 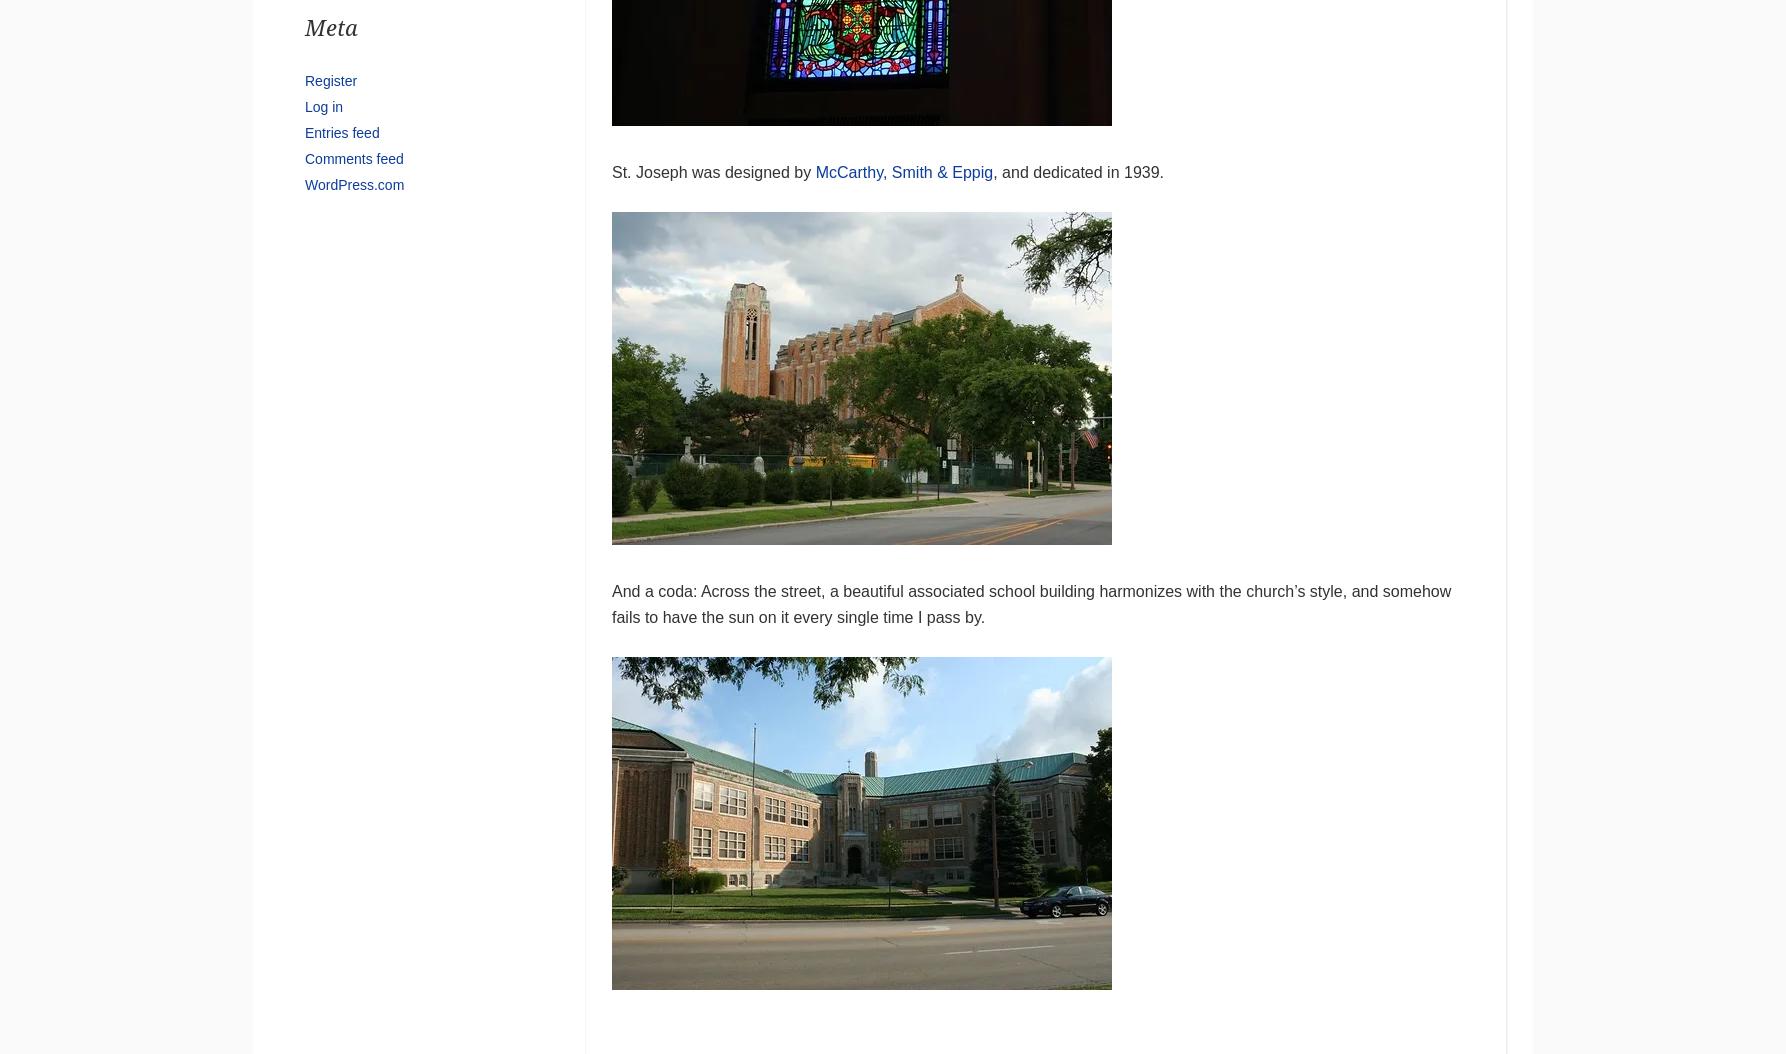 What do you see at coordinates (813, 170) in the screenshot?
I see `'McCarthy, Smith & Eppig'` at bounding box center [813, 170].